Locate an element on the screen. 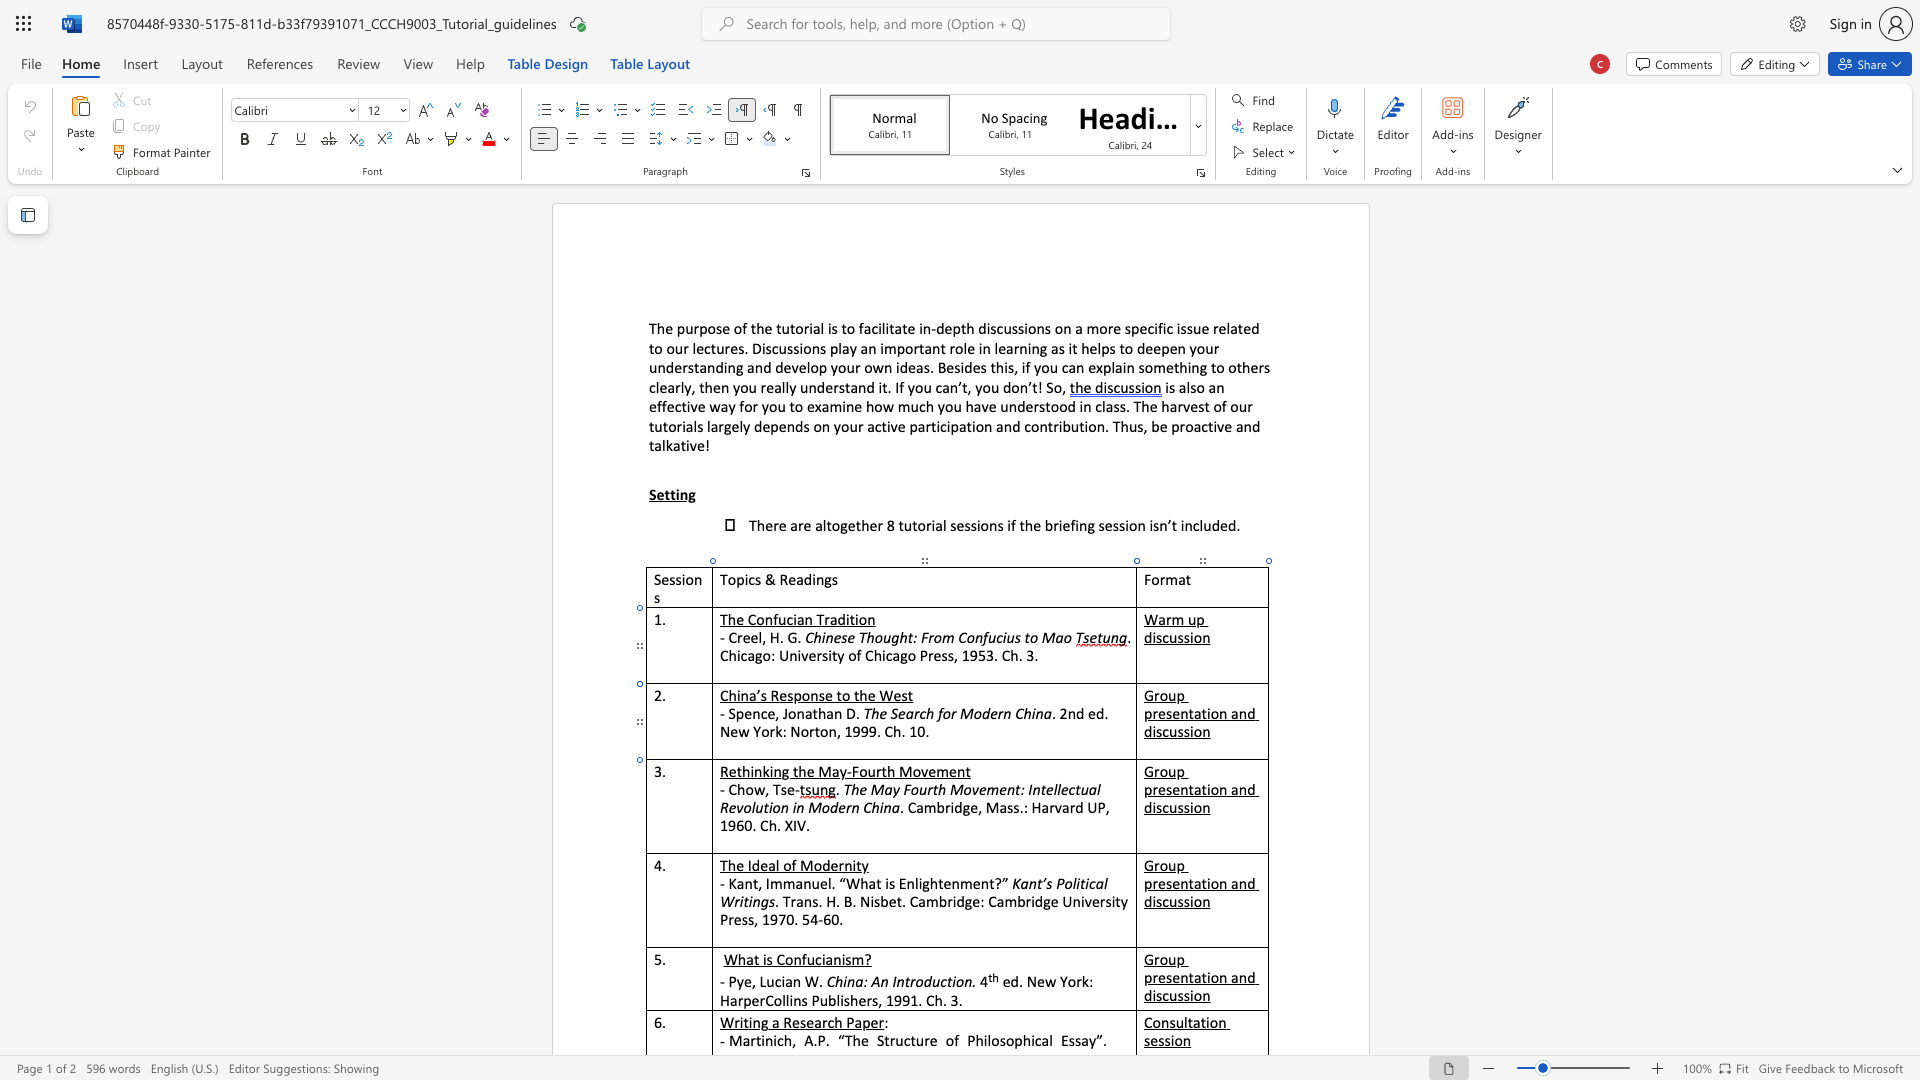 This screenshot has width=1920, height=1080. the 1th character "w" in the text is located at coordinates (758, 788).